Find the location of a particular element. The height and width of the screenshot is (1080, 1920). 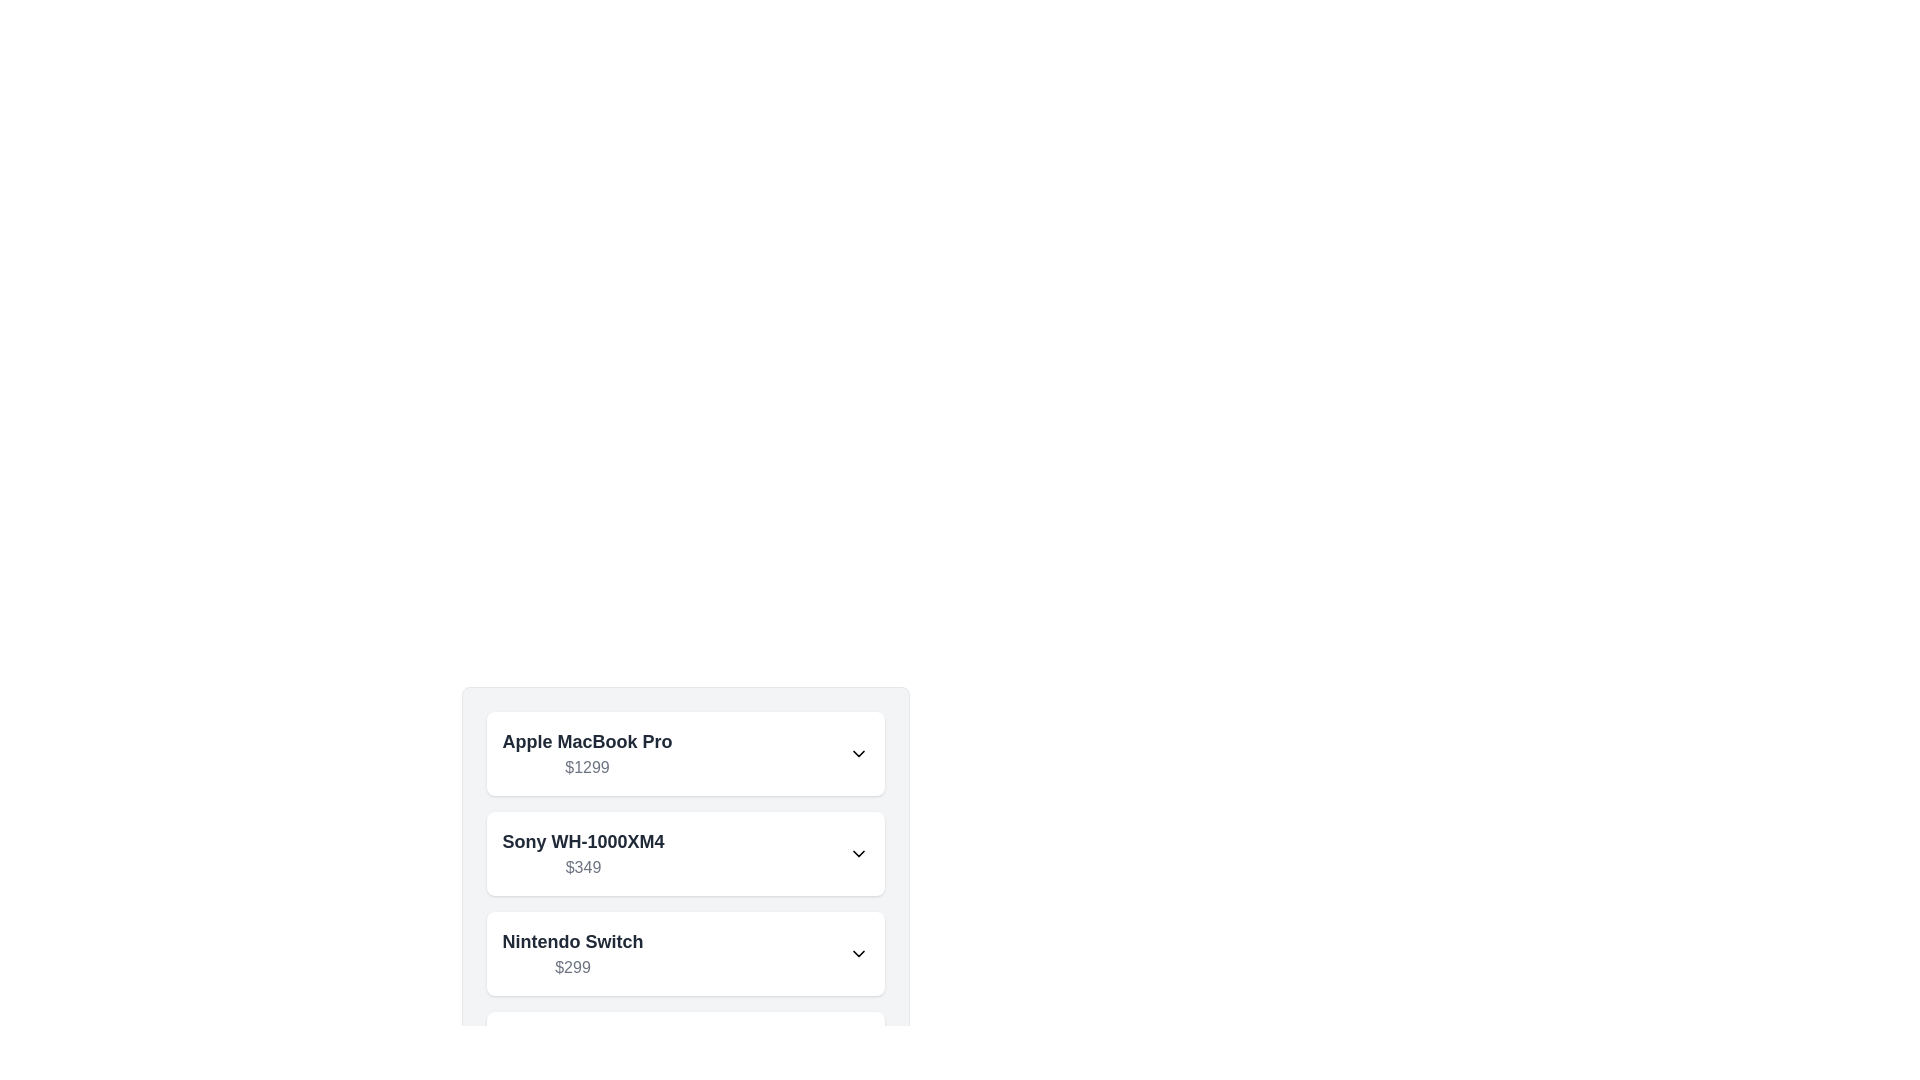

the text block displaying 'Nintendo Switch' and its price '$299', which is the third item in a vertical list of products is located at coordinates (571, 952).